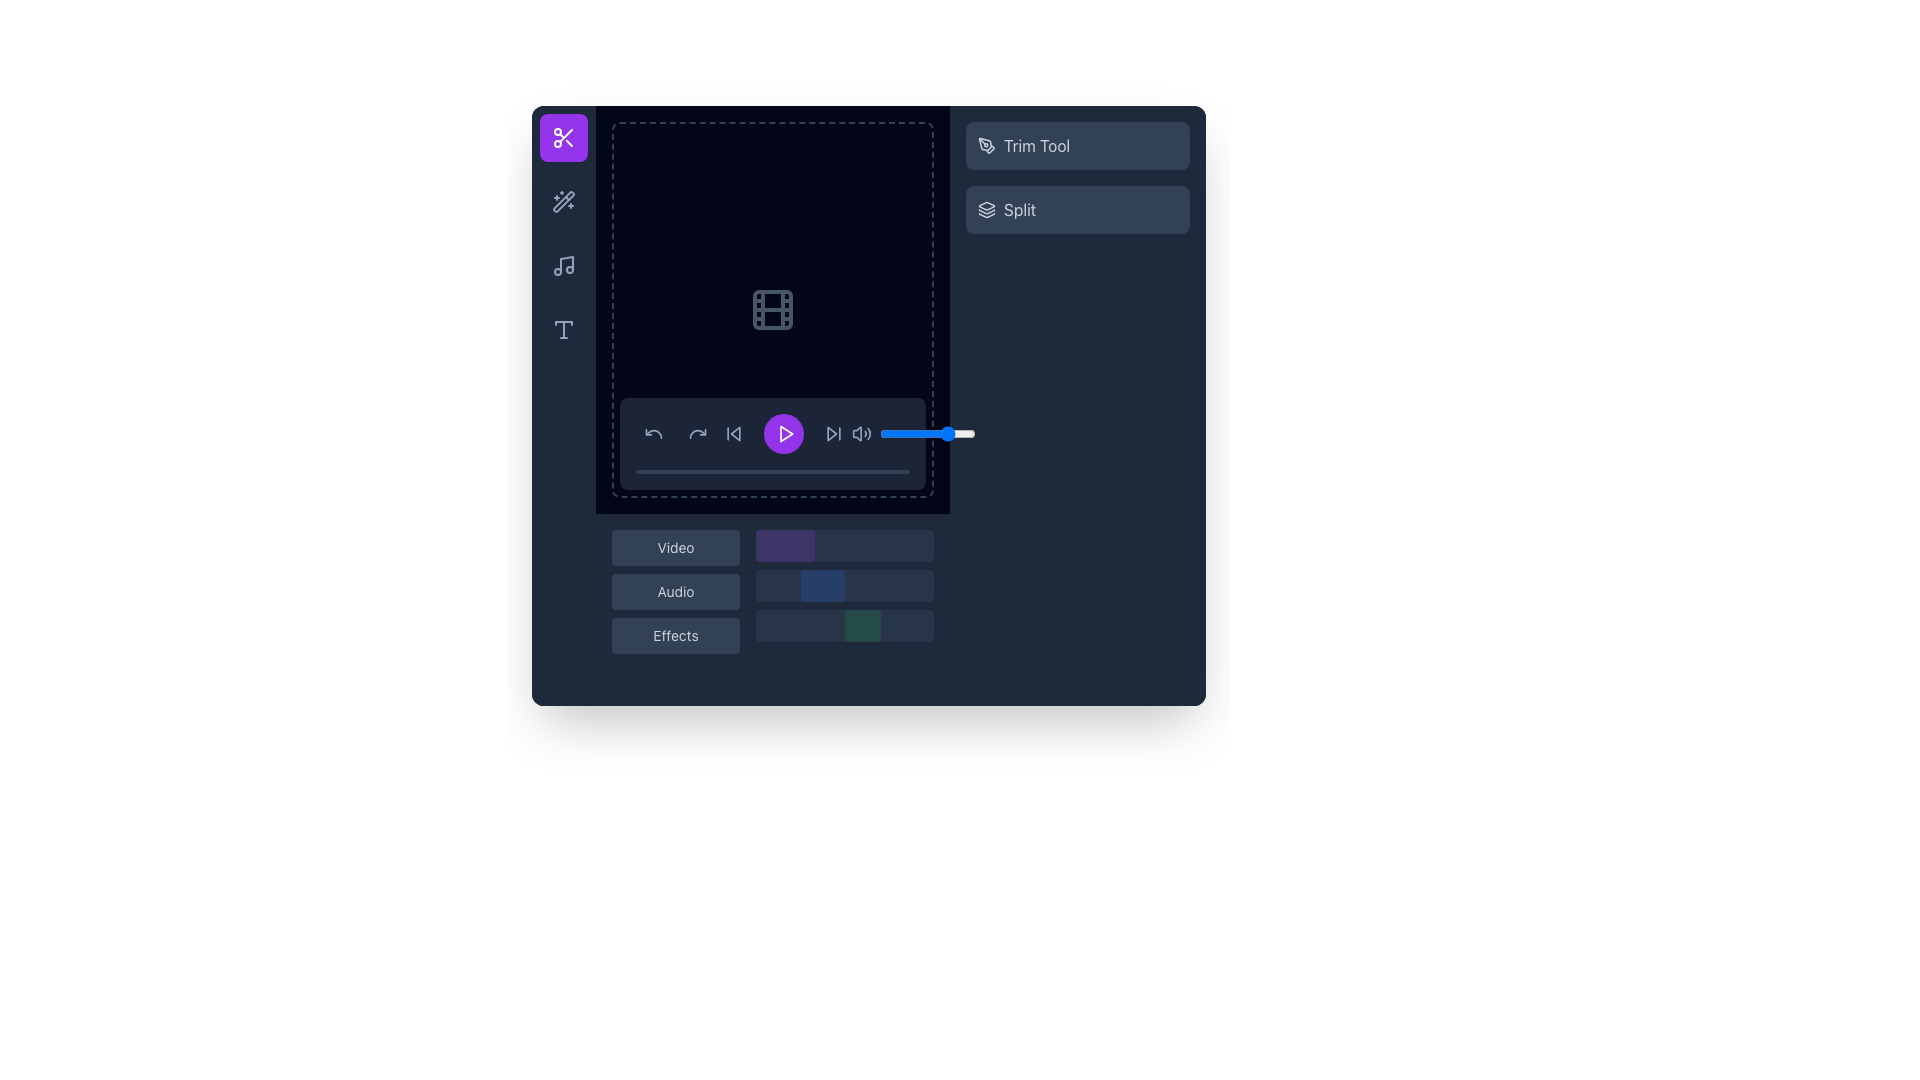 This screenshot has width=1920, height=1080. I want to click on the 'Effects' button, which is the third button from the top in a vertical stack of three buttons ('Video', 'Audio', and 'Effects'), so click(676, 636).